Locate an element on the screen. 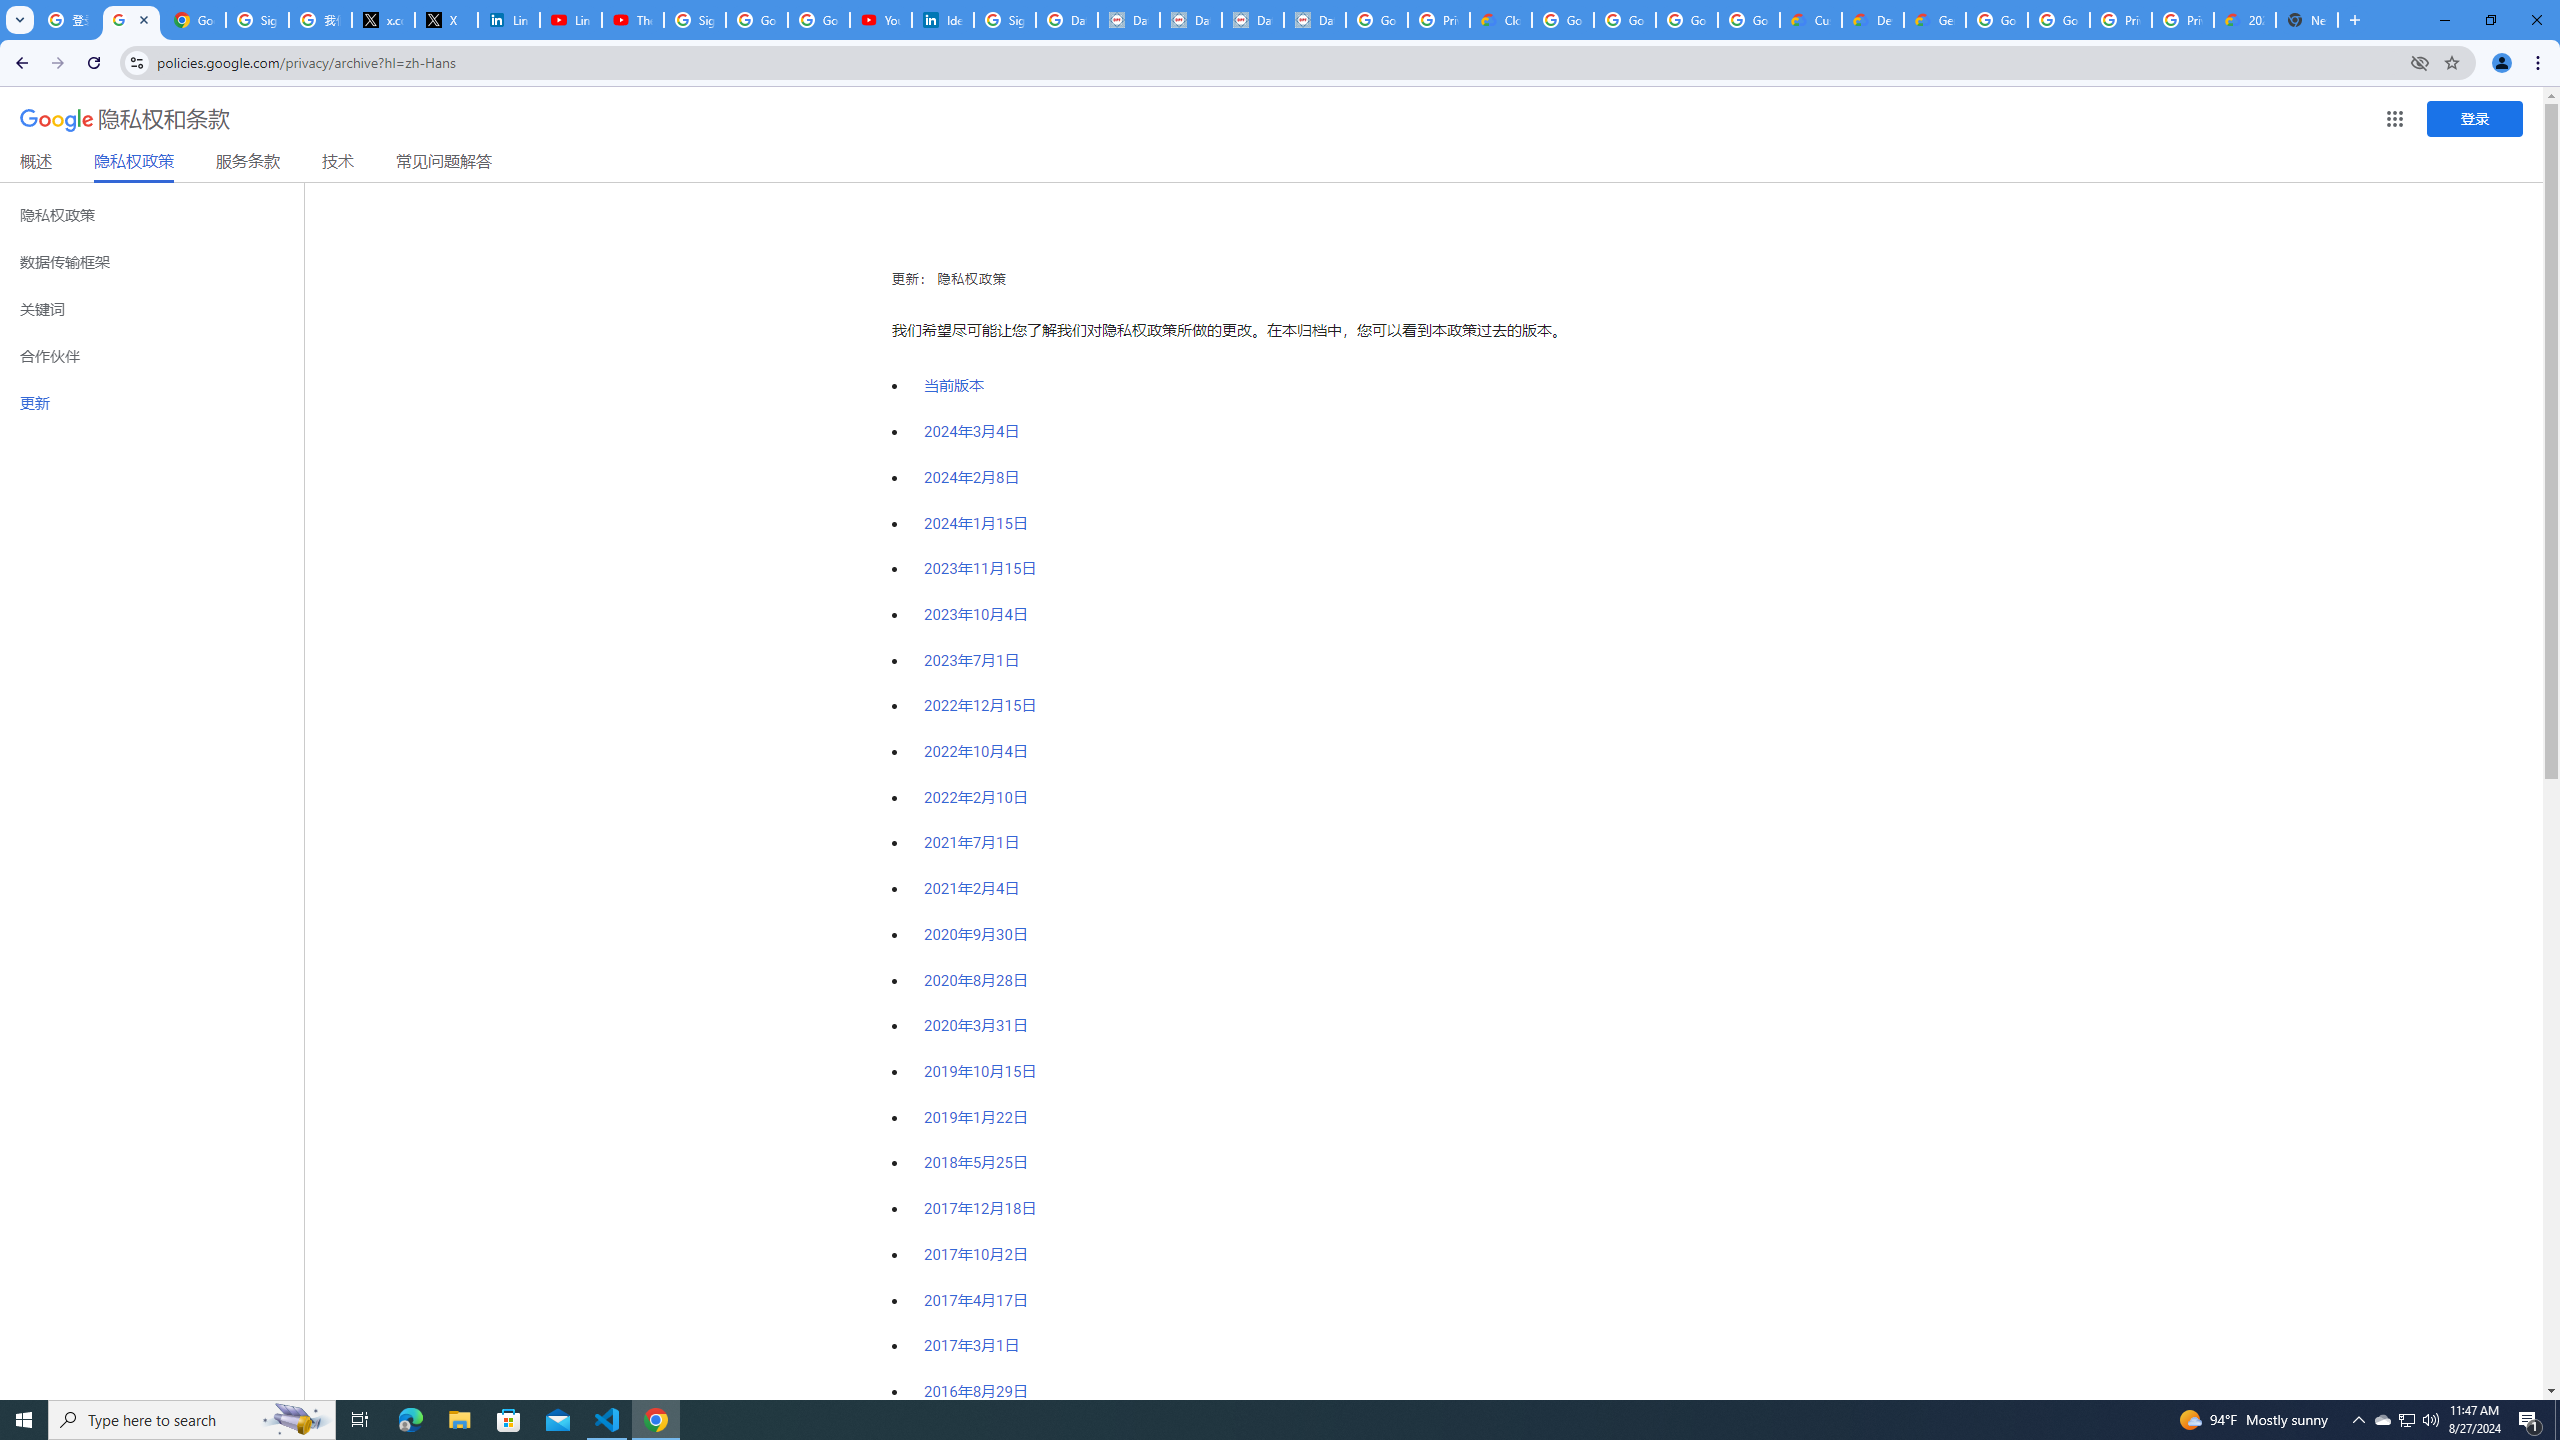  'LinkedIn Privacy Policy' is located at coordinates (507, 19).